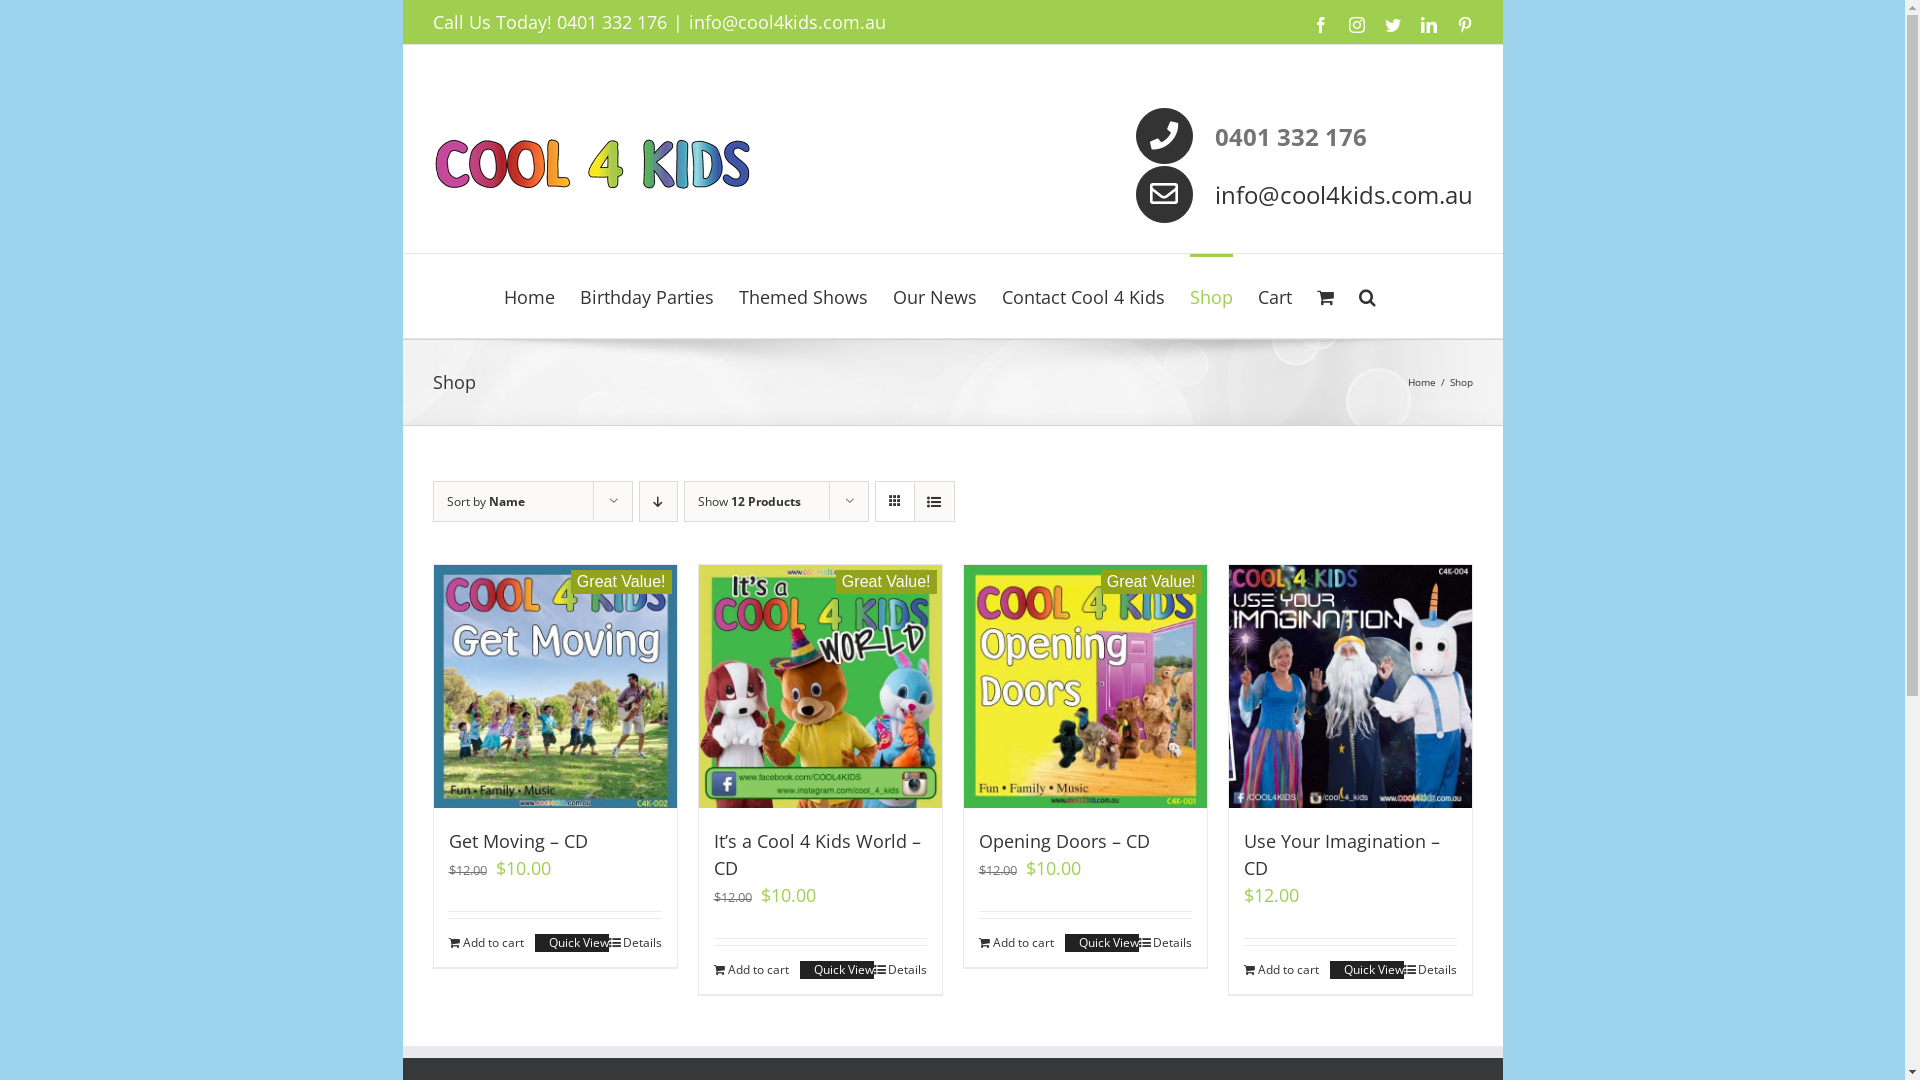 Image resolution: width=1920 pixels, height=1080 pixels. I want to click on 'Instagram', so click(1356, 24).